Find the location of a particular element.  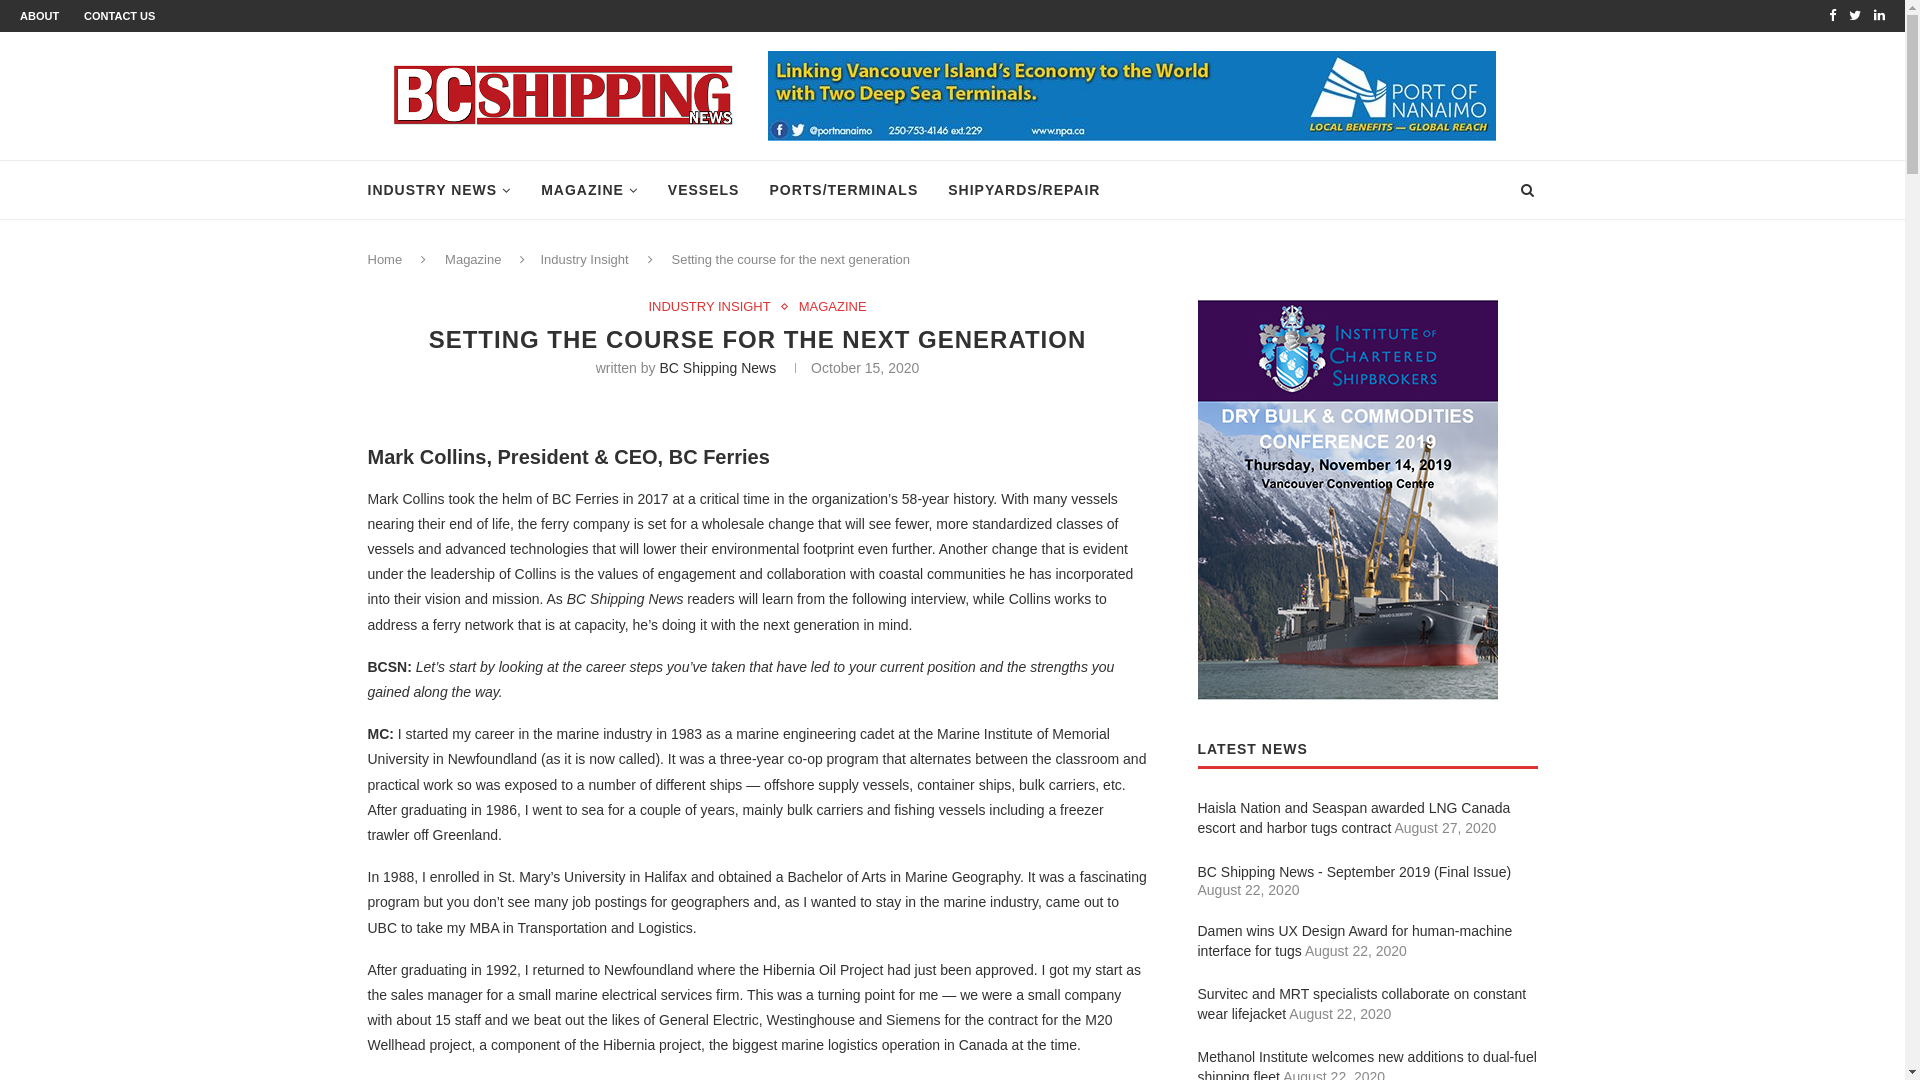

'MAGAZINE' is located at coordinates (541, 190).